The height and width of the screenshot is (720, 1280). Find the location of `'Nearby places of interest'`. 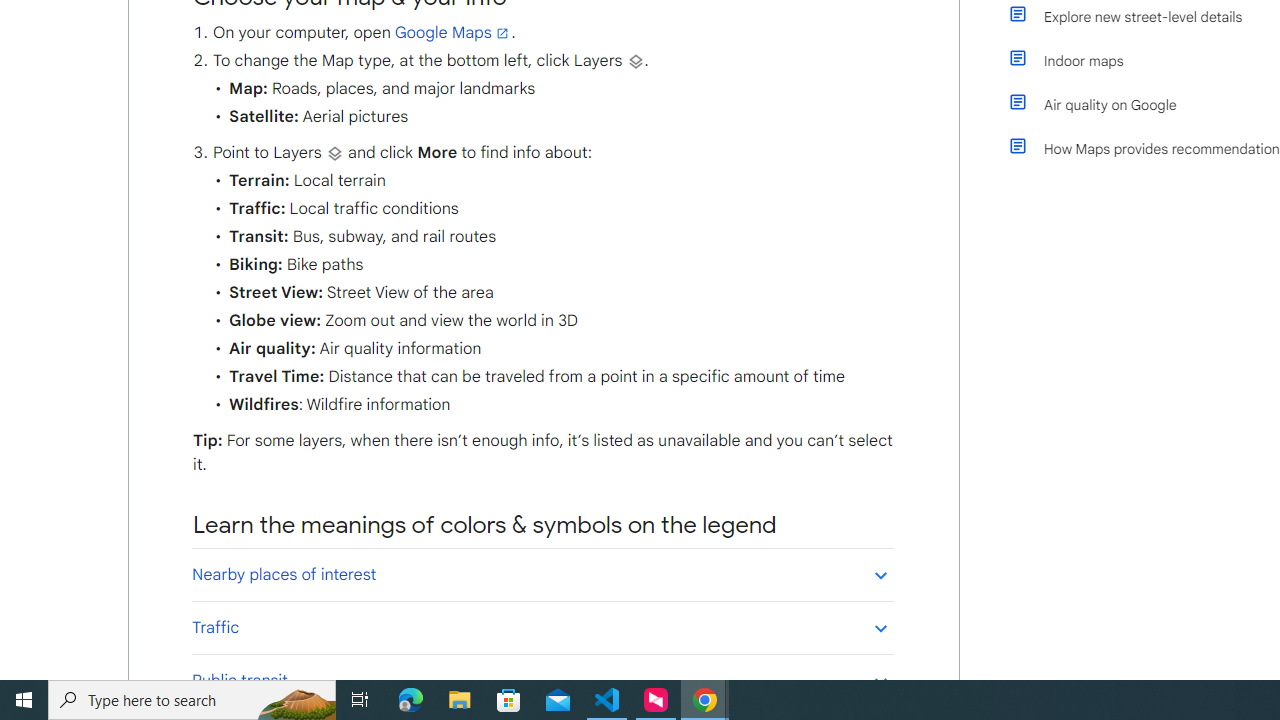

'Nearby places of interest' is located at coordinates (542, 574).